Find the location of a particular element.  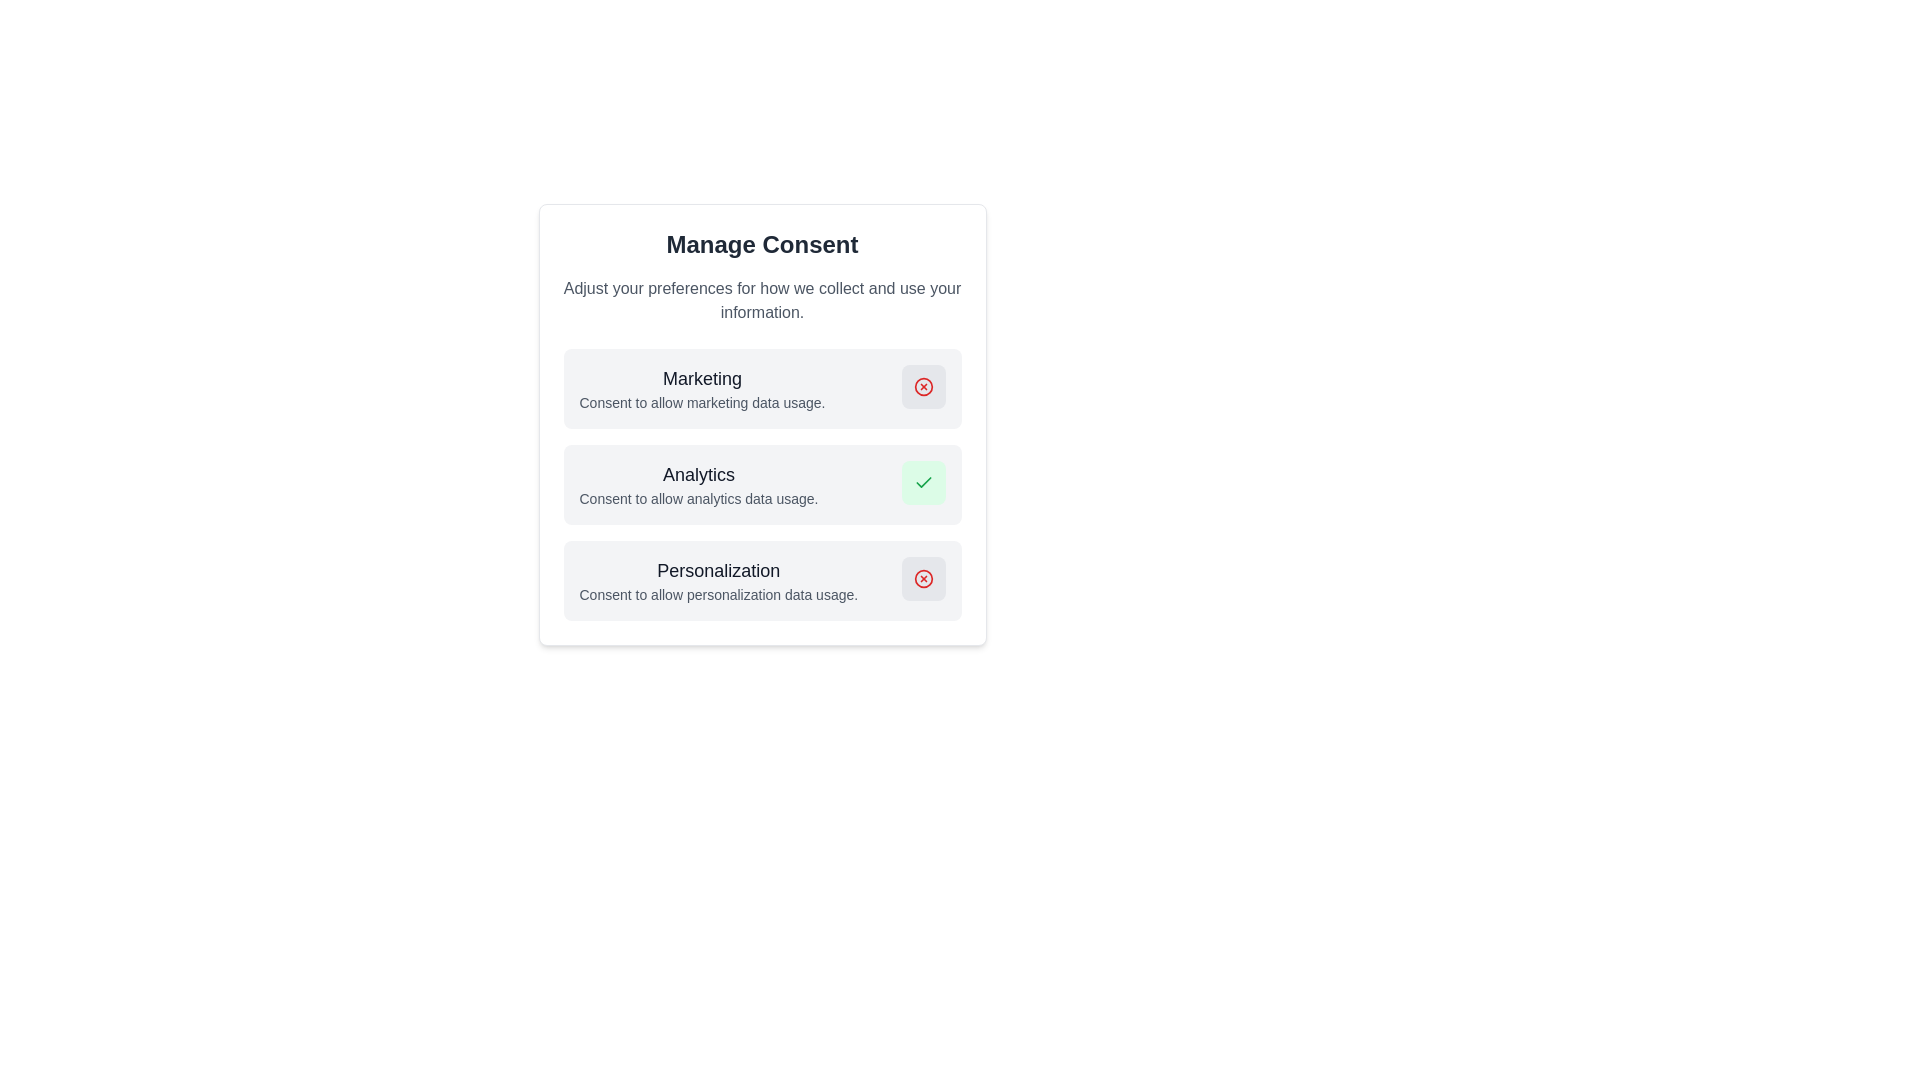

the Checkmark indicator or toggle-like button located to the right of the text 'Consent to allow analytics data usage.' in the 'Analytics' section is located at coordinates (922, 482).